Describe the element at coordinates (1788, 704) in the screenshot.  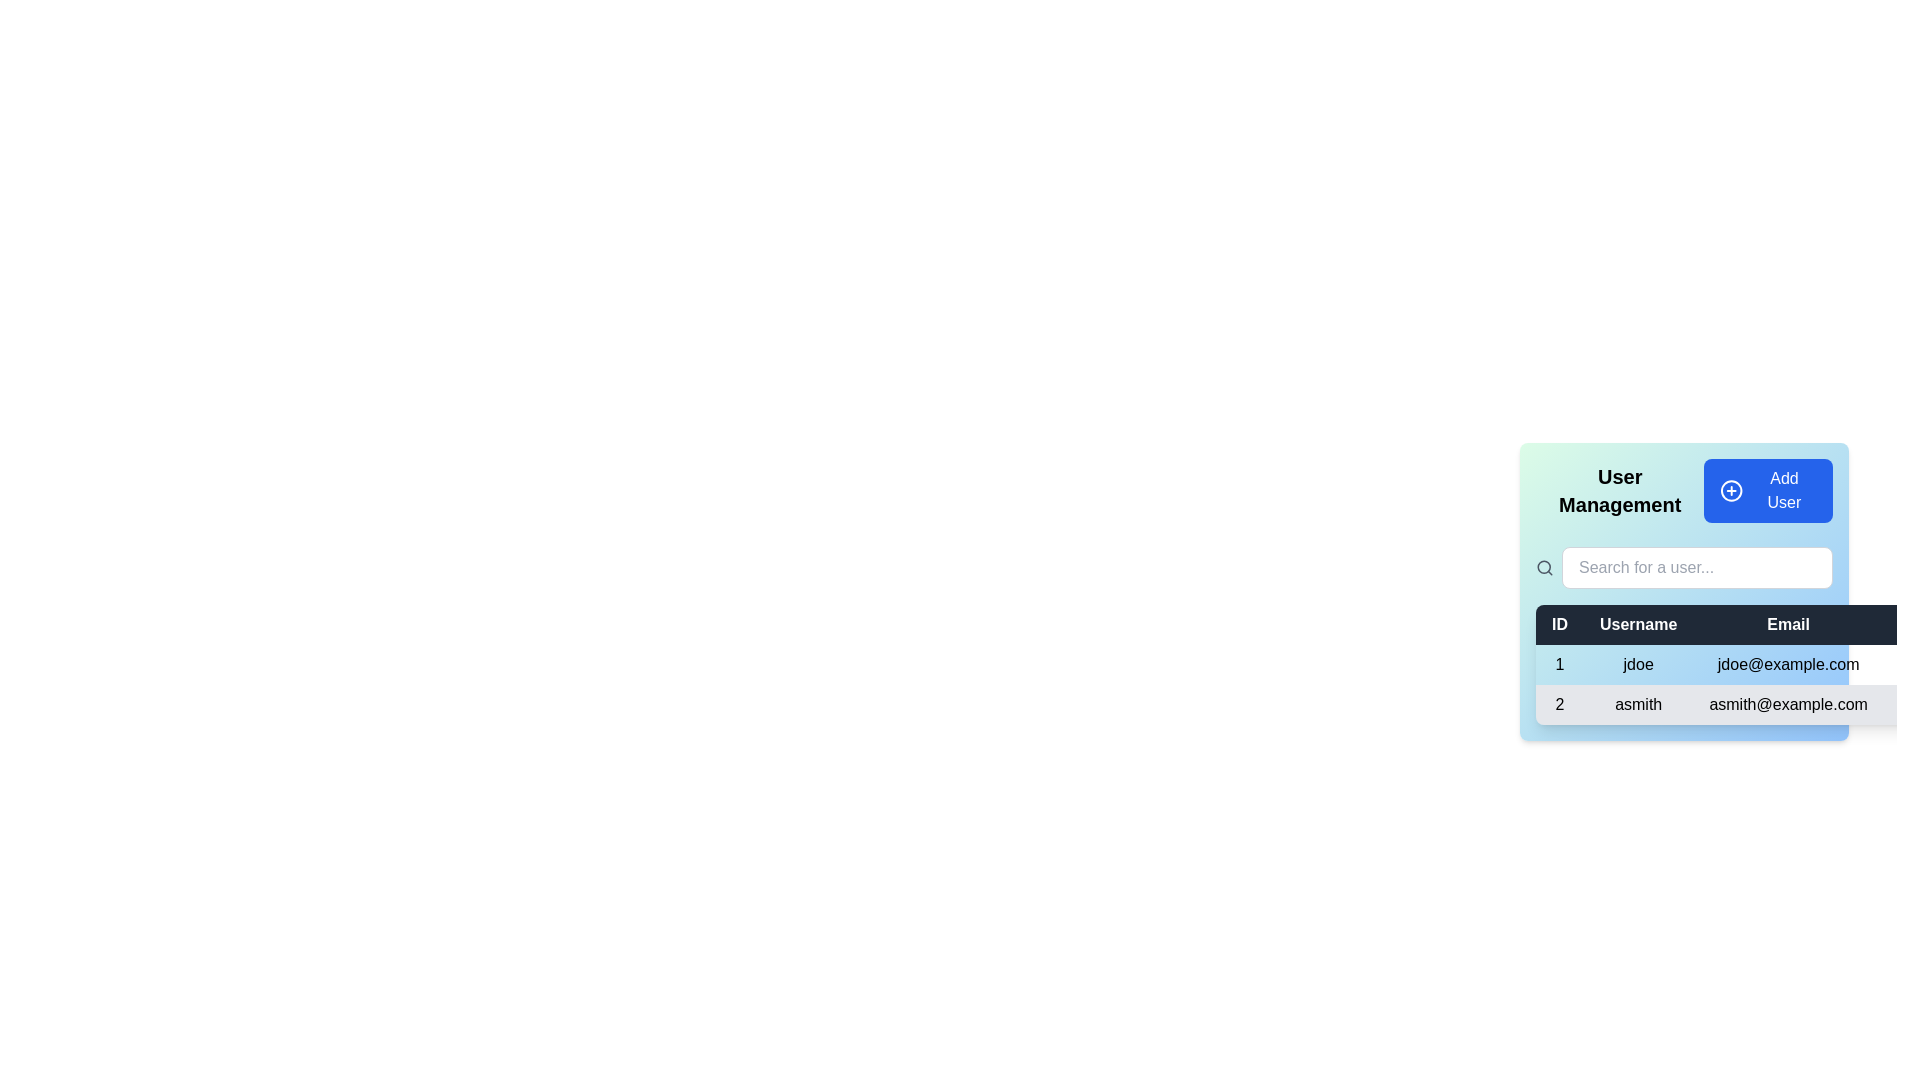
I see `the text label element displaying the email address 'asmith@example.com' in the second row of the 'User Management' table` at that location.